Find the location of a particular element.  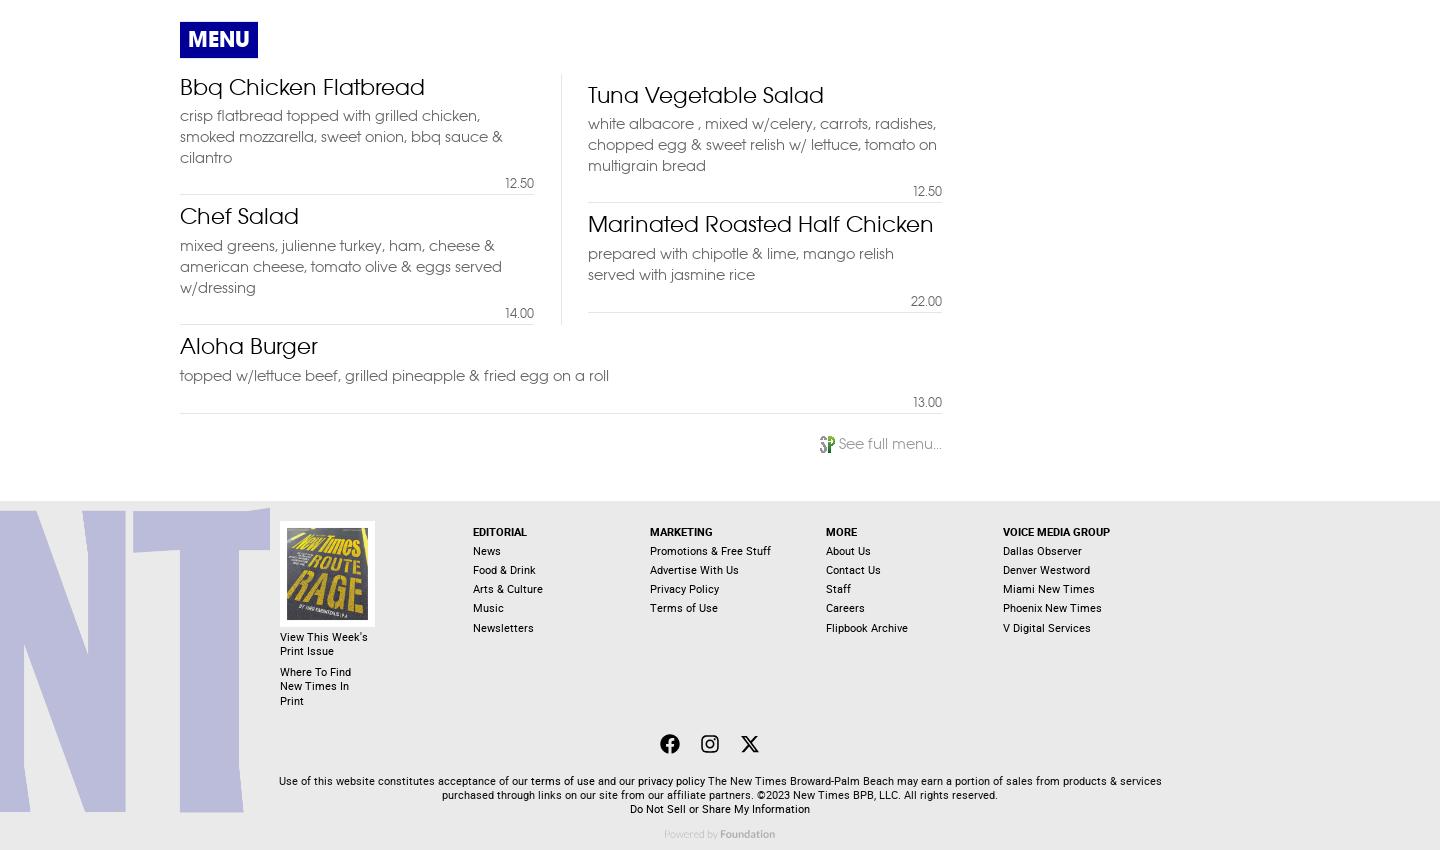

'See full menu...' is located at coordinates (889, 441).